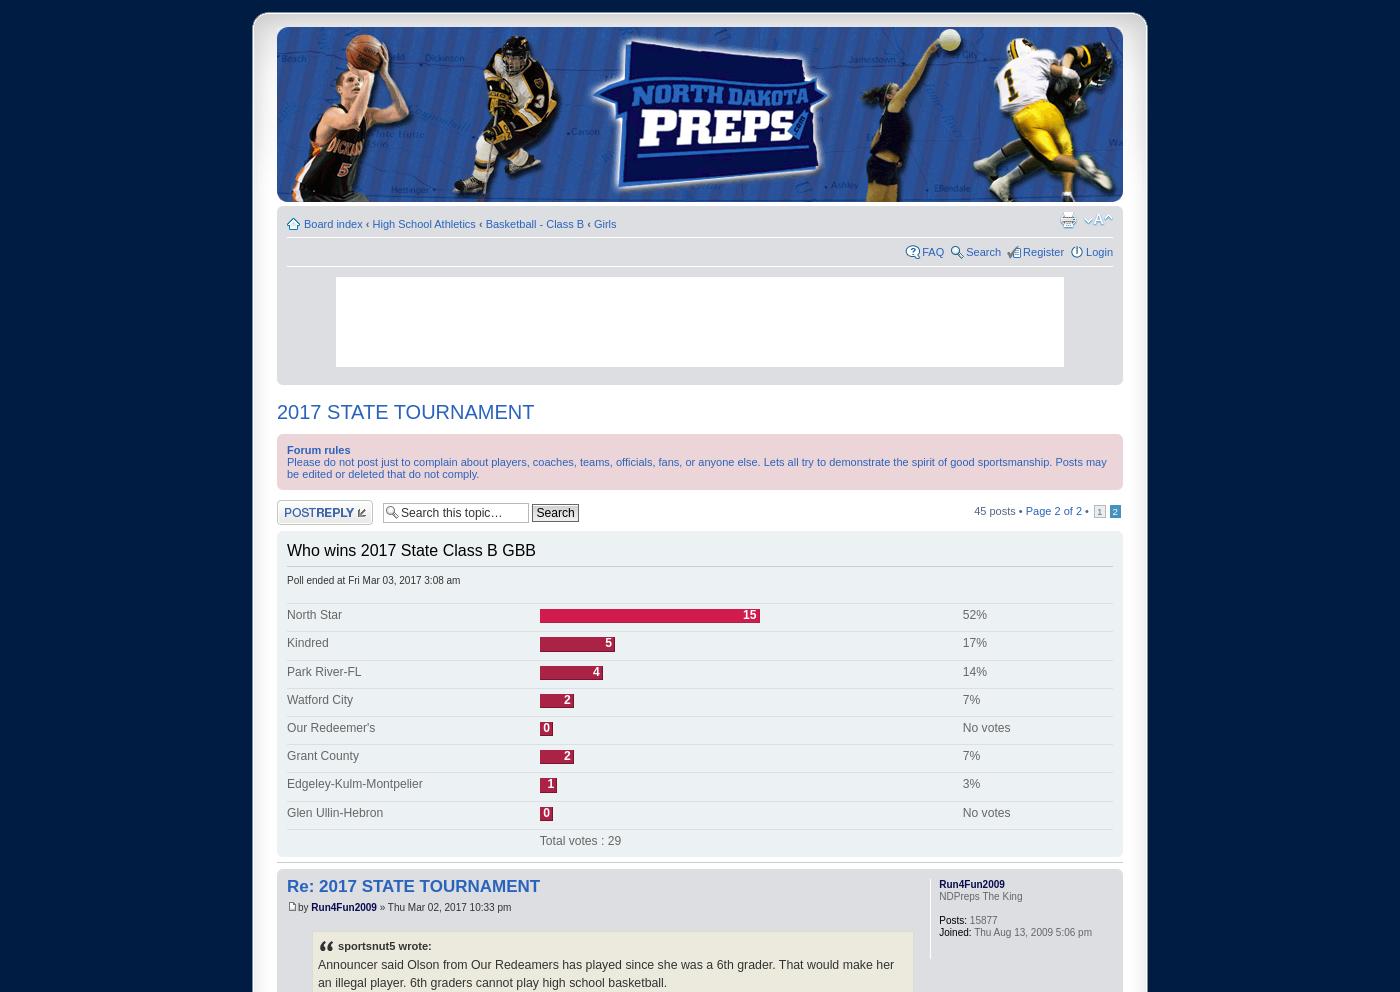  What do you see at coordinates (983, 250) in the screenshot?
I see `'Search'` at bounding box center [983, 250].